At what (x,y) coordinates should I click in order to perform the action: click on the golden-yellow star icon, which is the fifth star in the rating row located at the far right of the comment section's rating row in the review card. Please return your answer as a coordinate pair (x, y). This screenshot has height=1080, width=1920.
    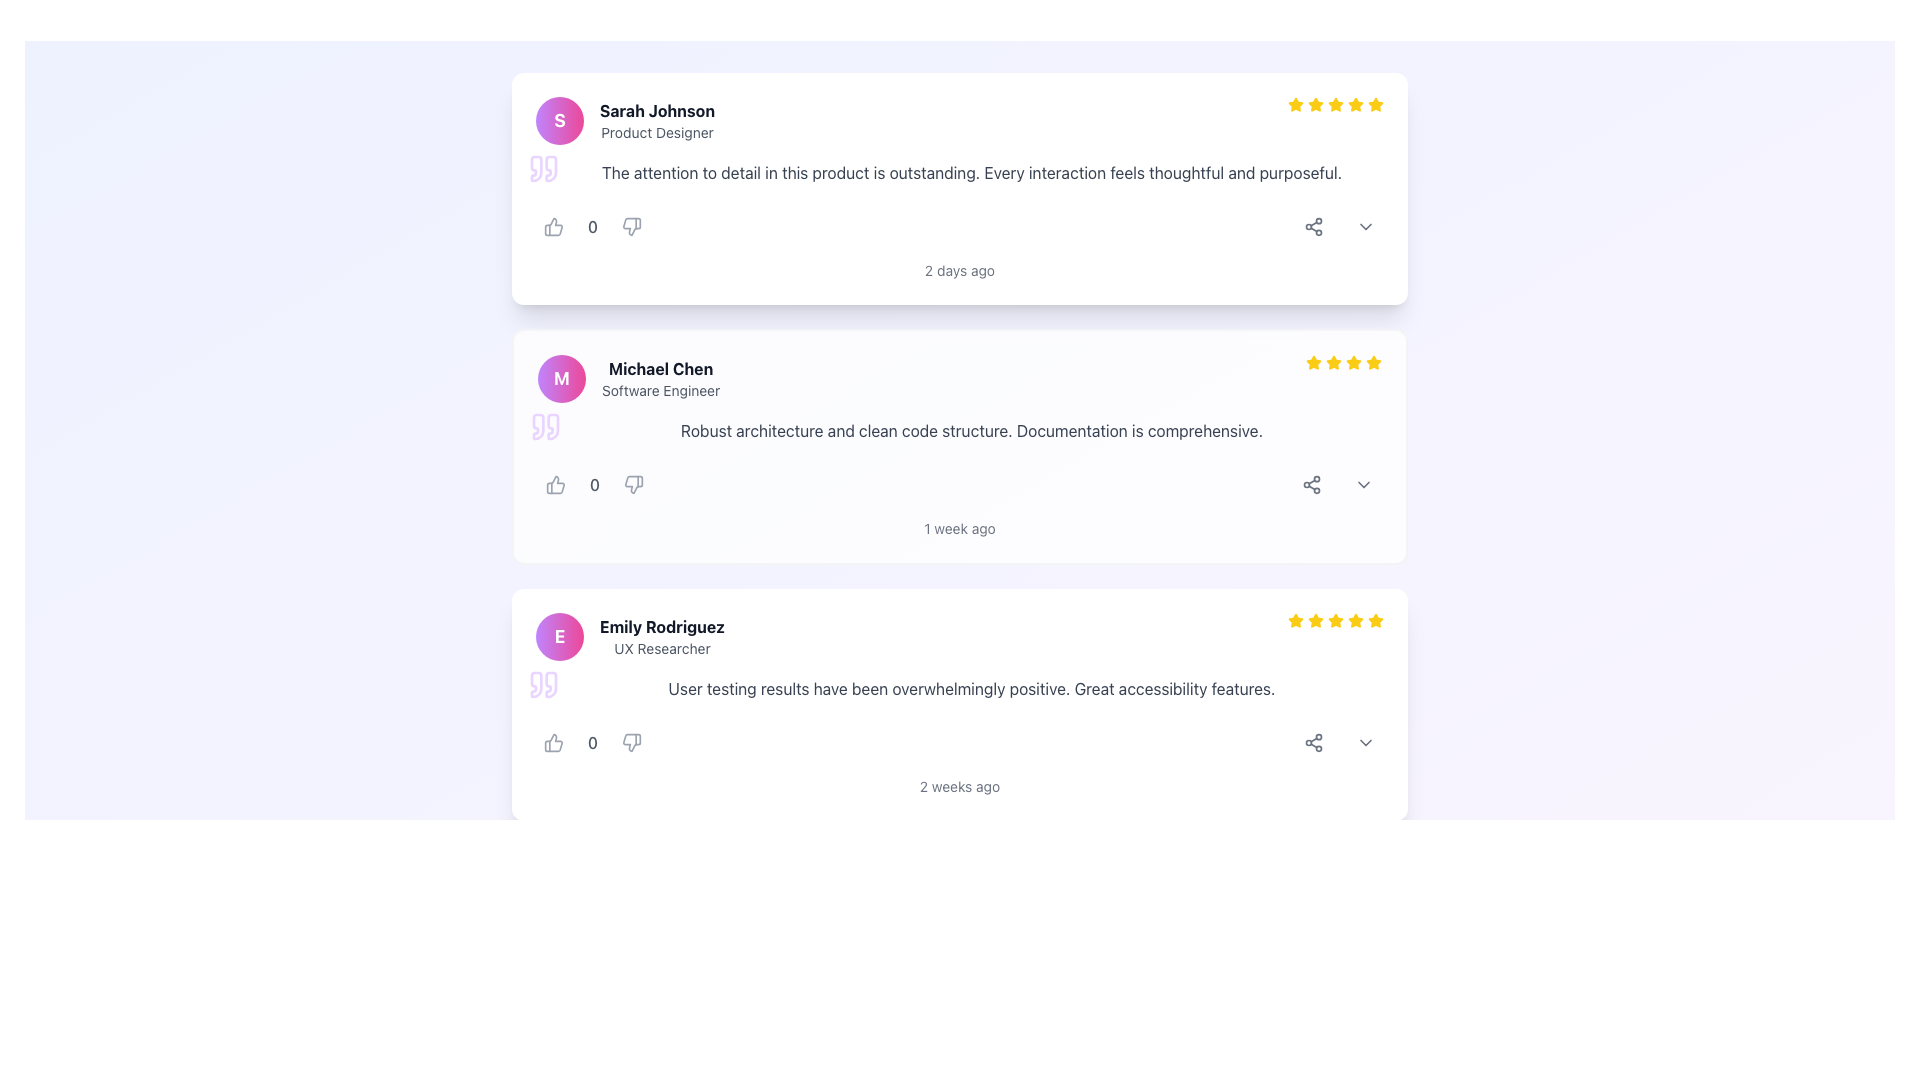
    Looking at the image, I should click on (1375, 620).